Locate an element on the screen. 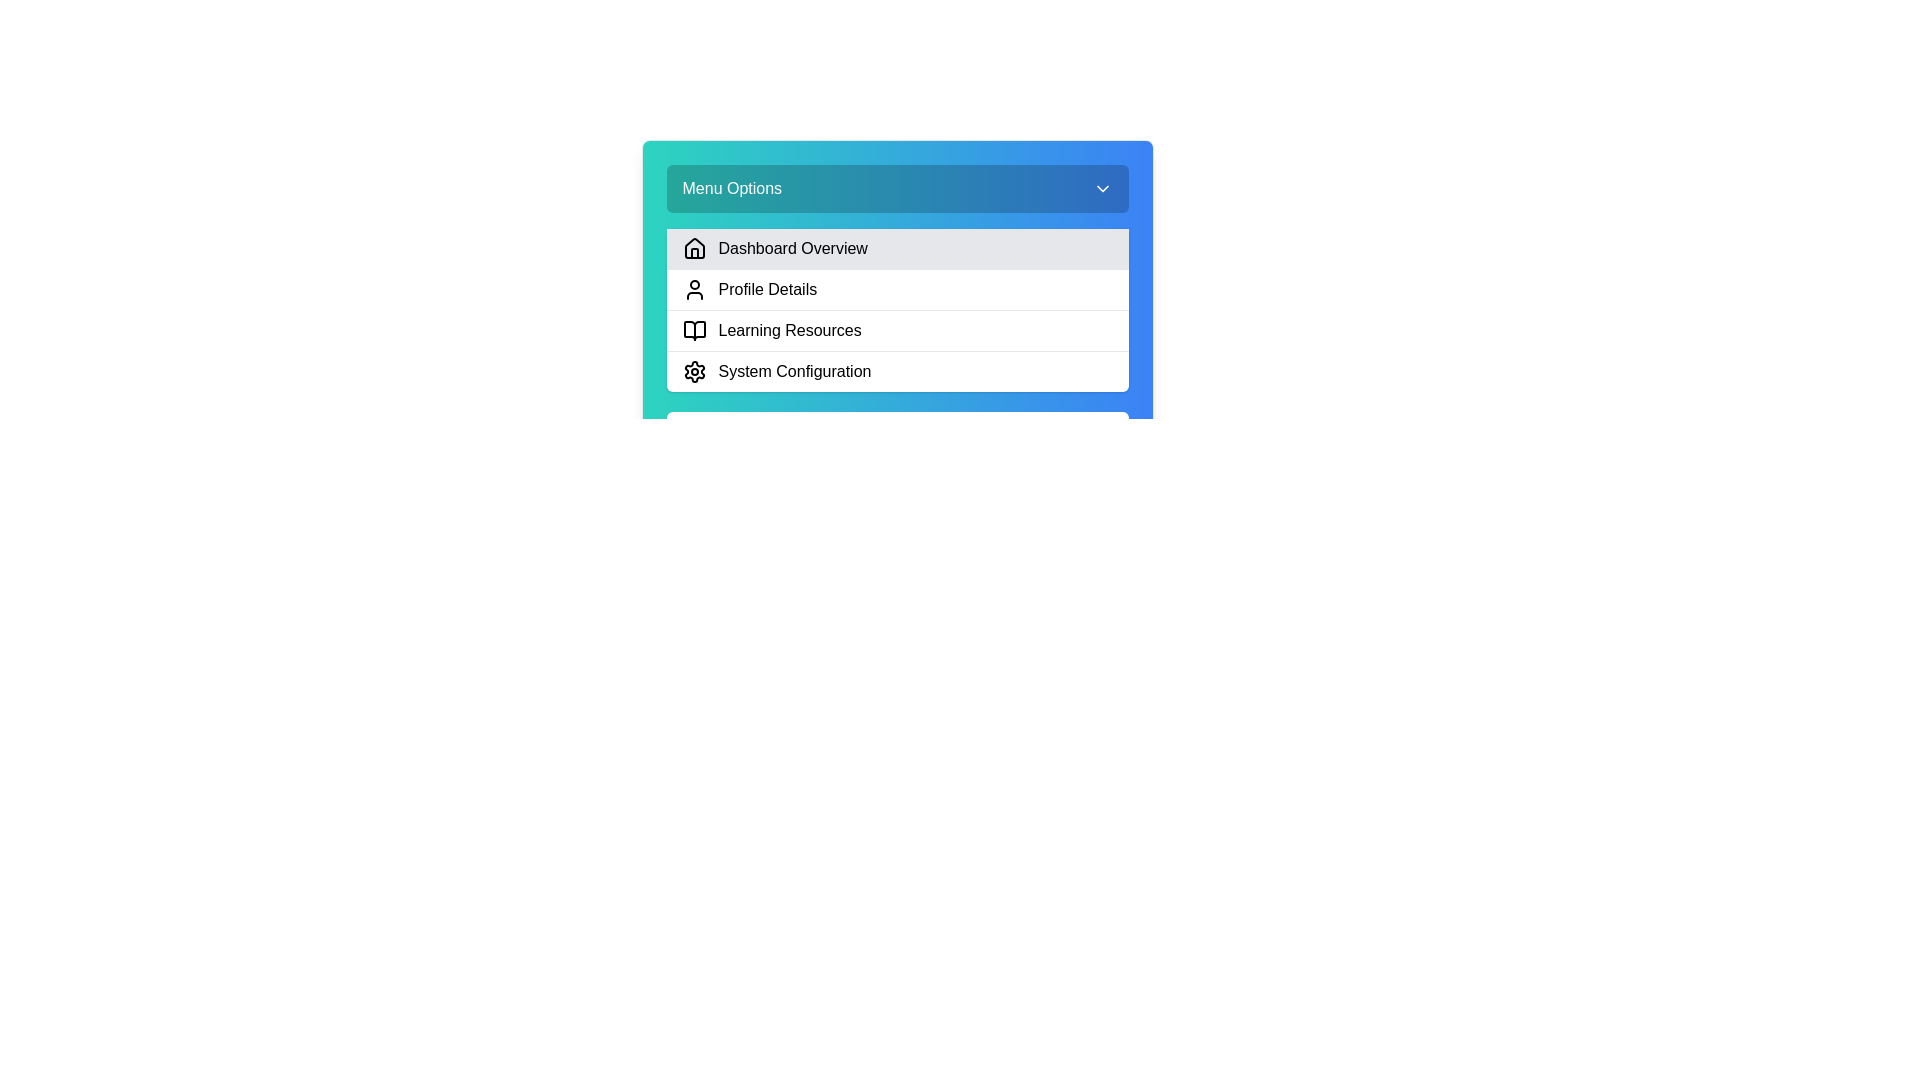 The width and height of the screenshot is (1920, 1080). the house-shaped icon representing the 'Dashboard Overview' is located at coordinates (694, 247).